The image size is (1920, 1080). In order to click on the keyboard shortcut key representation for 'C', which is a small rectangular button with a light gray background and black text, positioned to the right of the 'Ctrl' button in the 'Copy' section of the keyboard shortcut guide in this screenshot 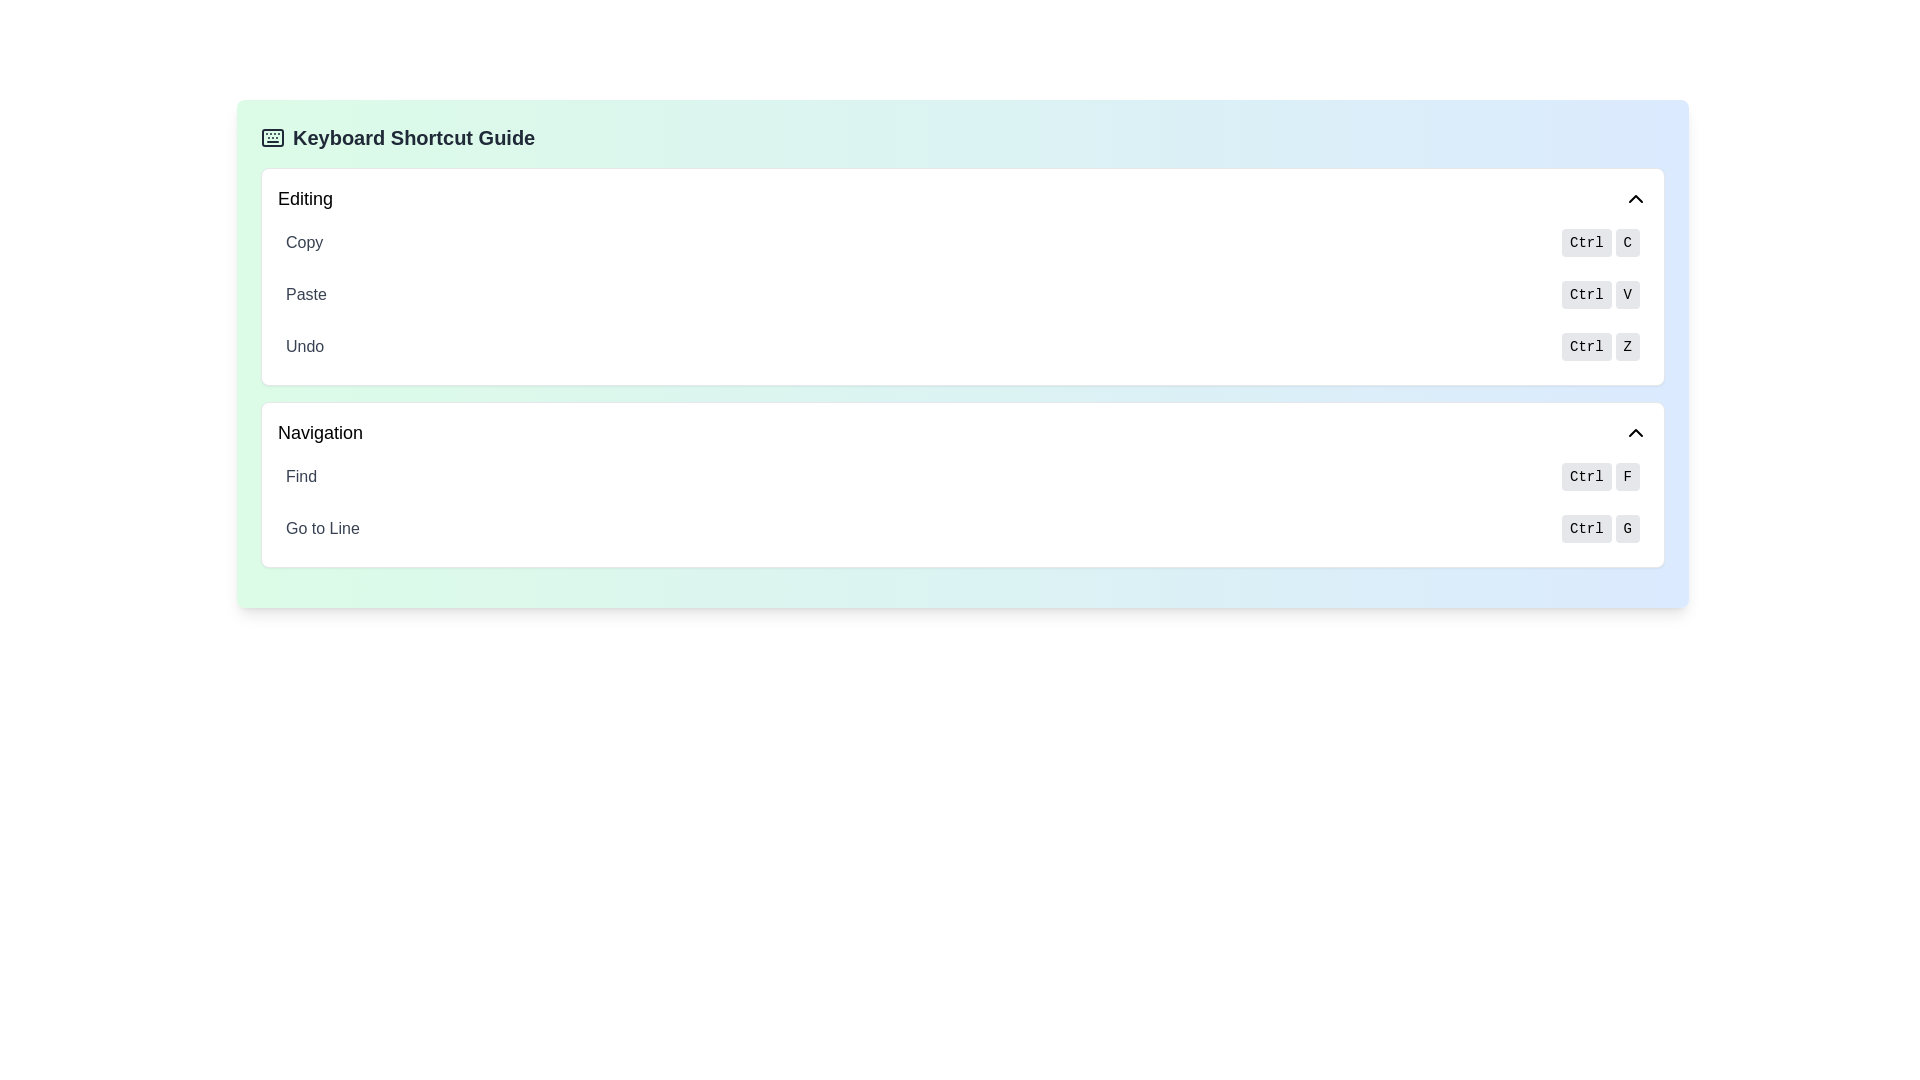, I will do `click(1627, 242)`.